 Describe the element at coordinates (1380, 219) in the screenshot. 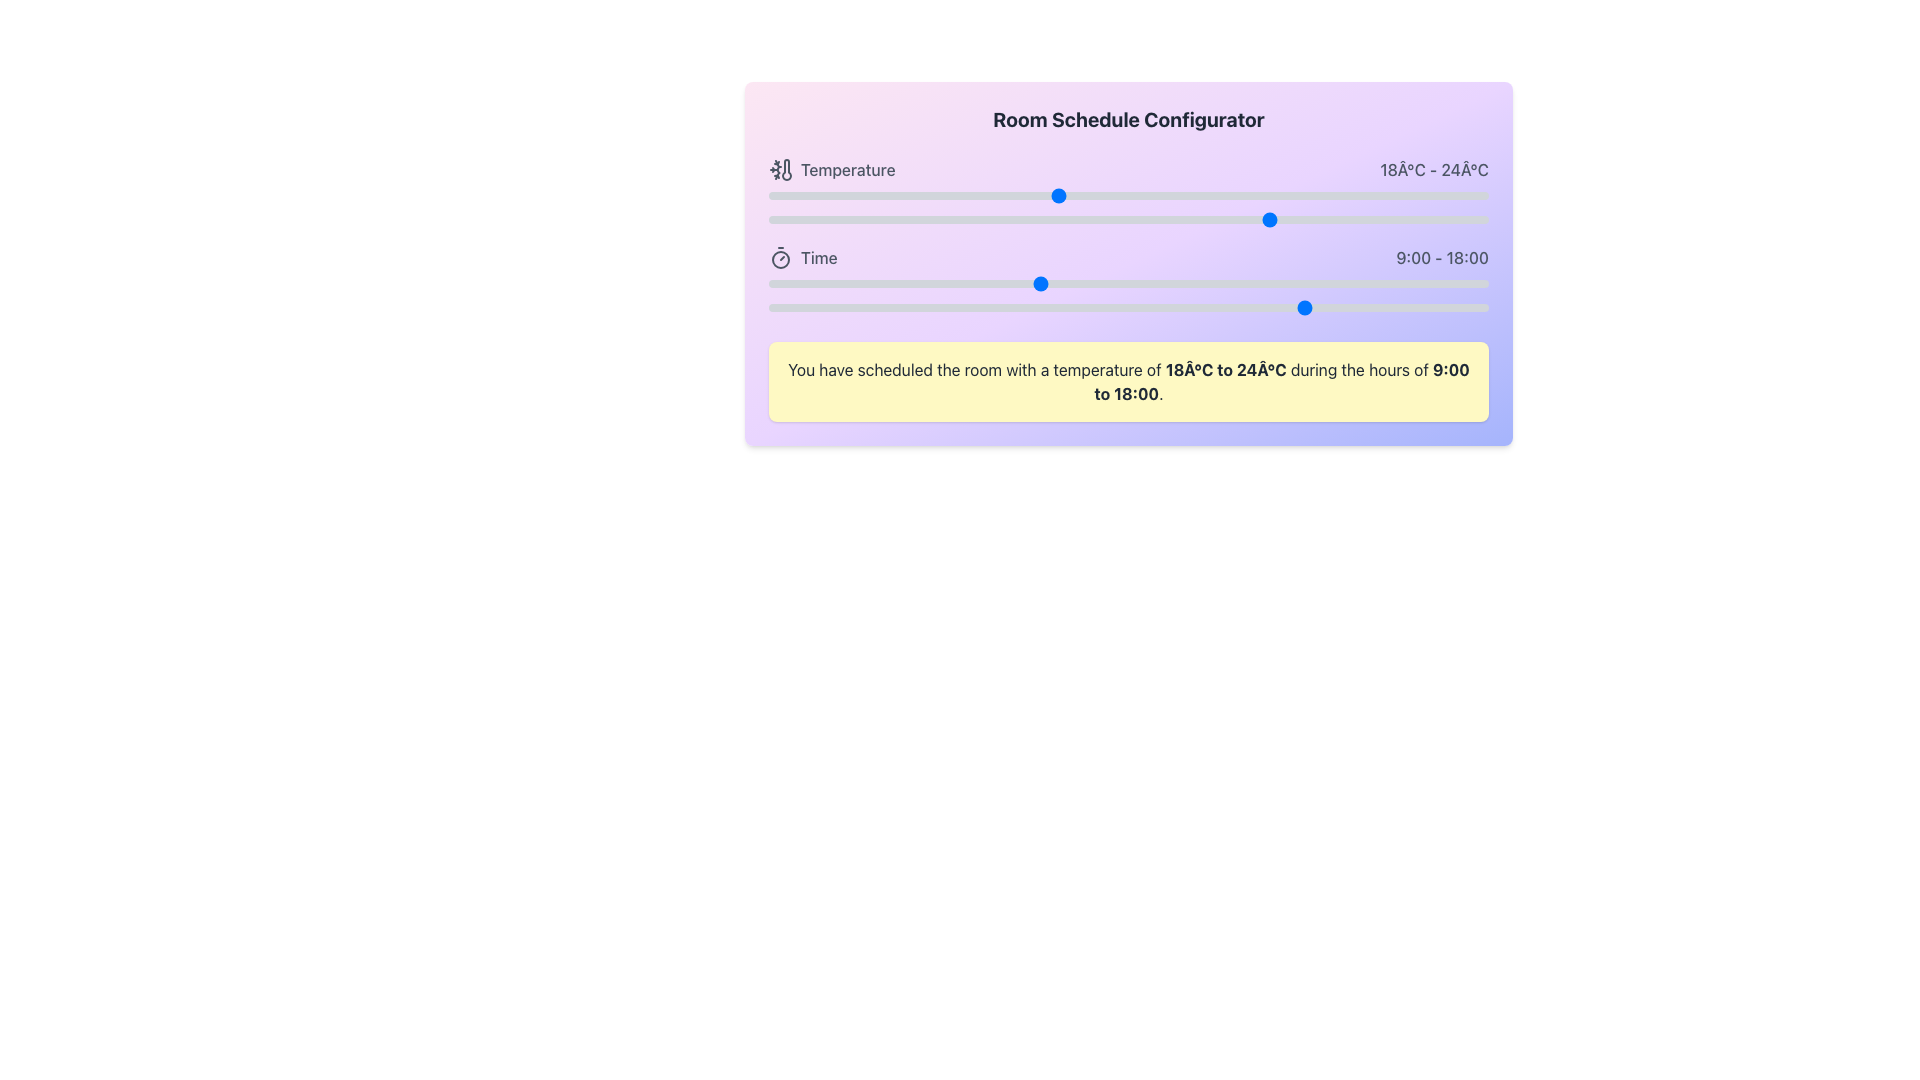

I see `the slider value` at that location.